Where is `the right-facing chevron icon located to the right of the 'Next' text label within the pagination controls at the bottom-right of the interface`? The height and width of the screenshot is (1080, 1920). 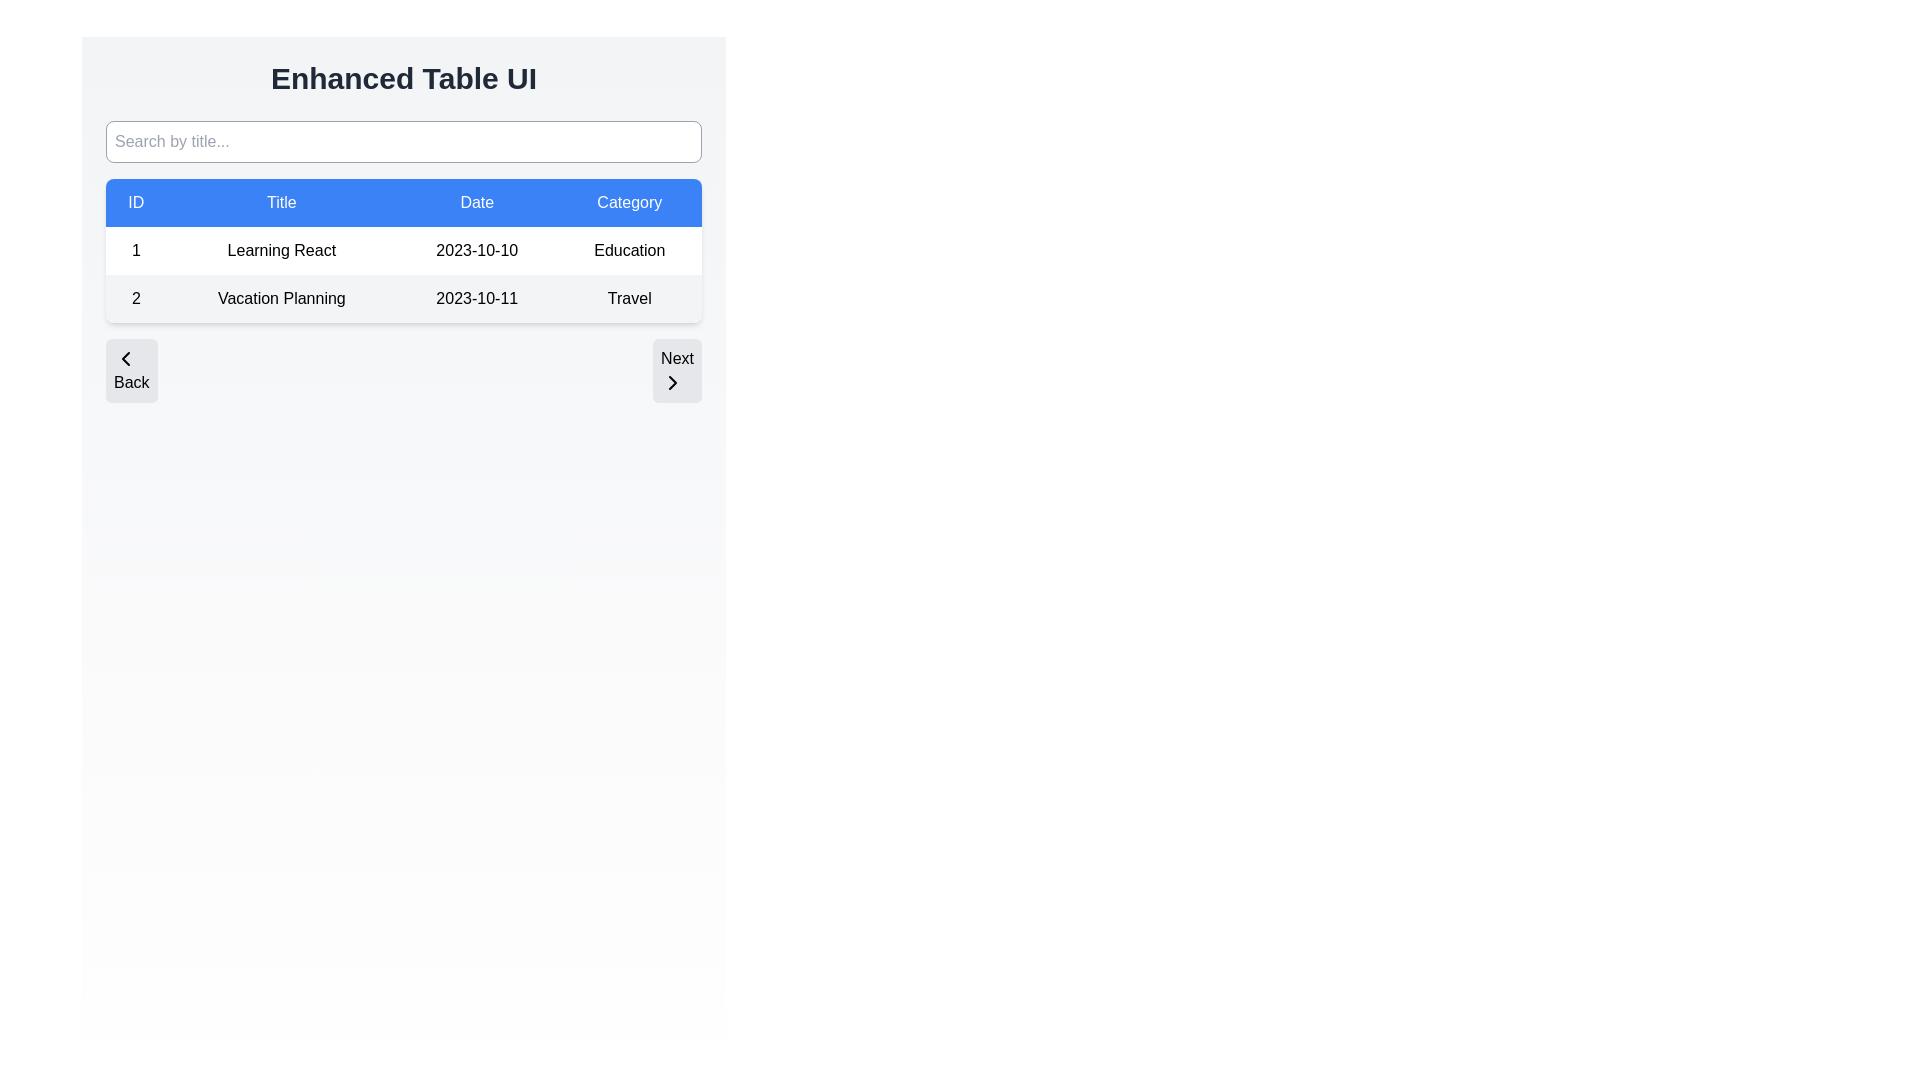 the right-facing chevron icon located to the right of the 'Next' text label within the pagination controls at the bottom-right of the interface is located at coordinates (673, 382).